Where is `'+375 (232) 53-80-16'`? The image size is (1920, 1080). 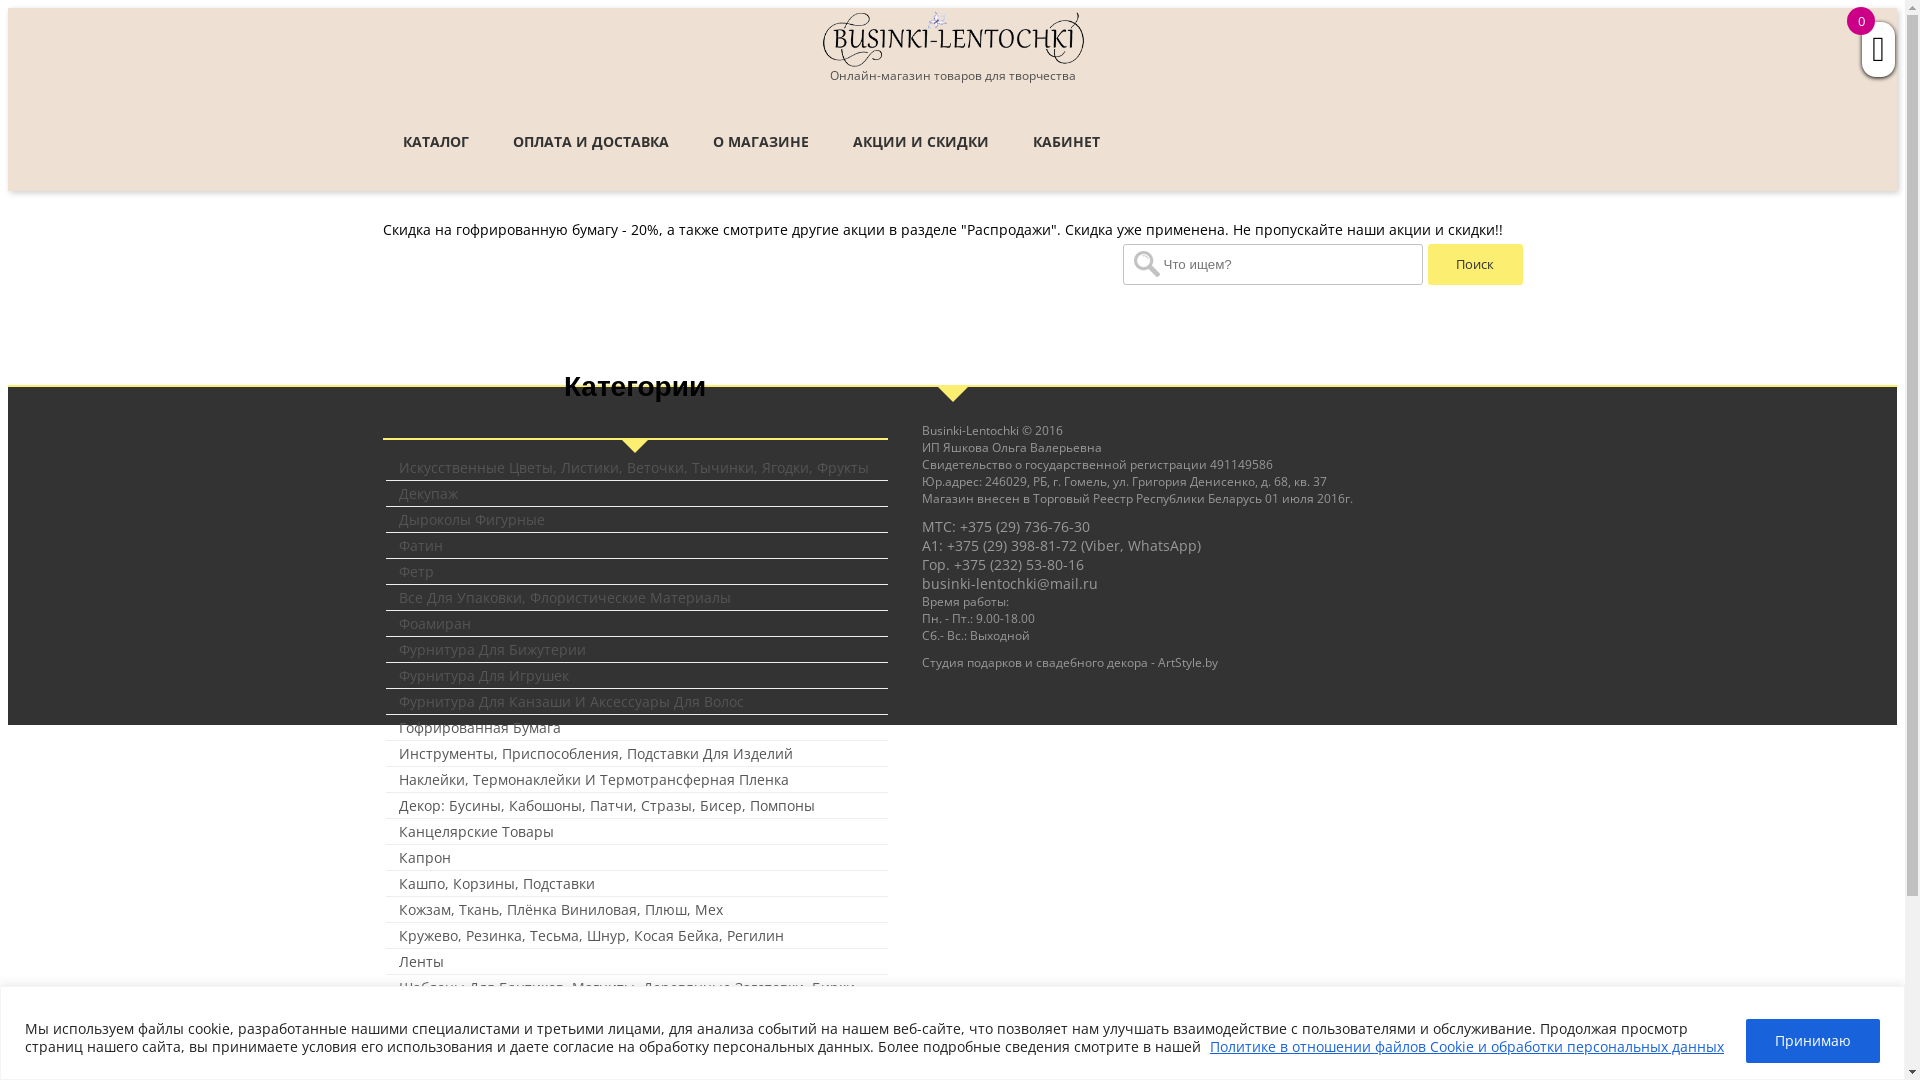
'+375 (232) 53-80-16' is located at coordinates (1018, 564).